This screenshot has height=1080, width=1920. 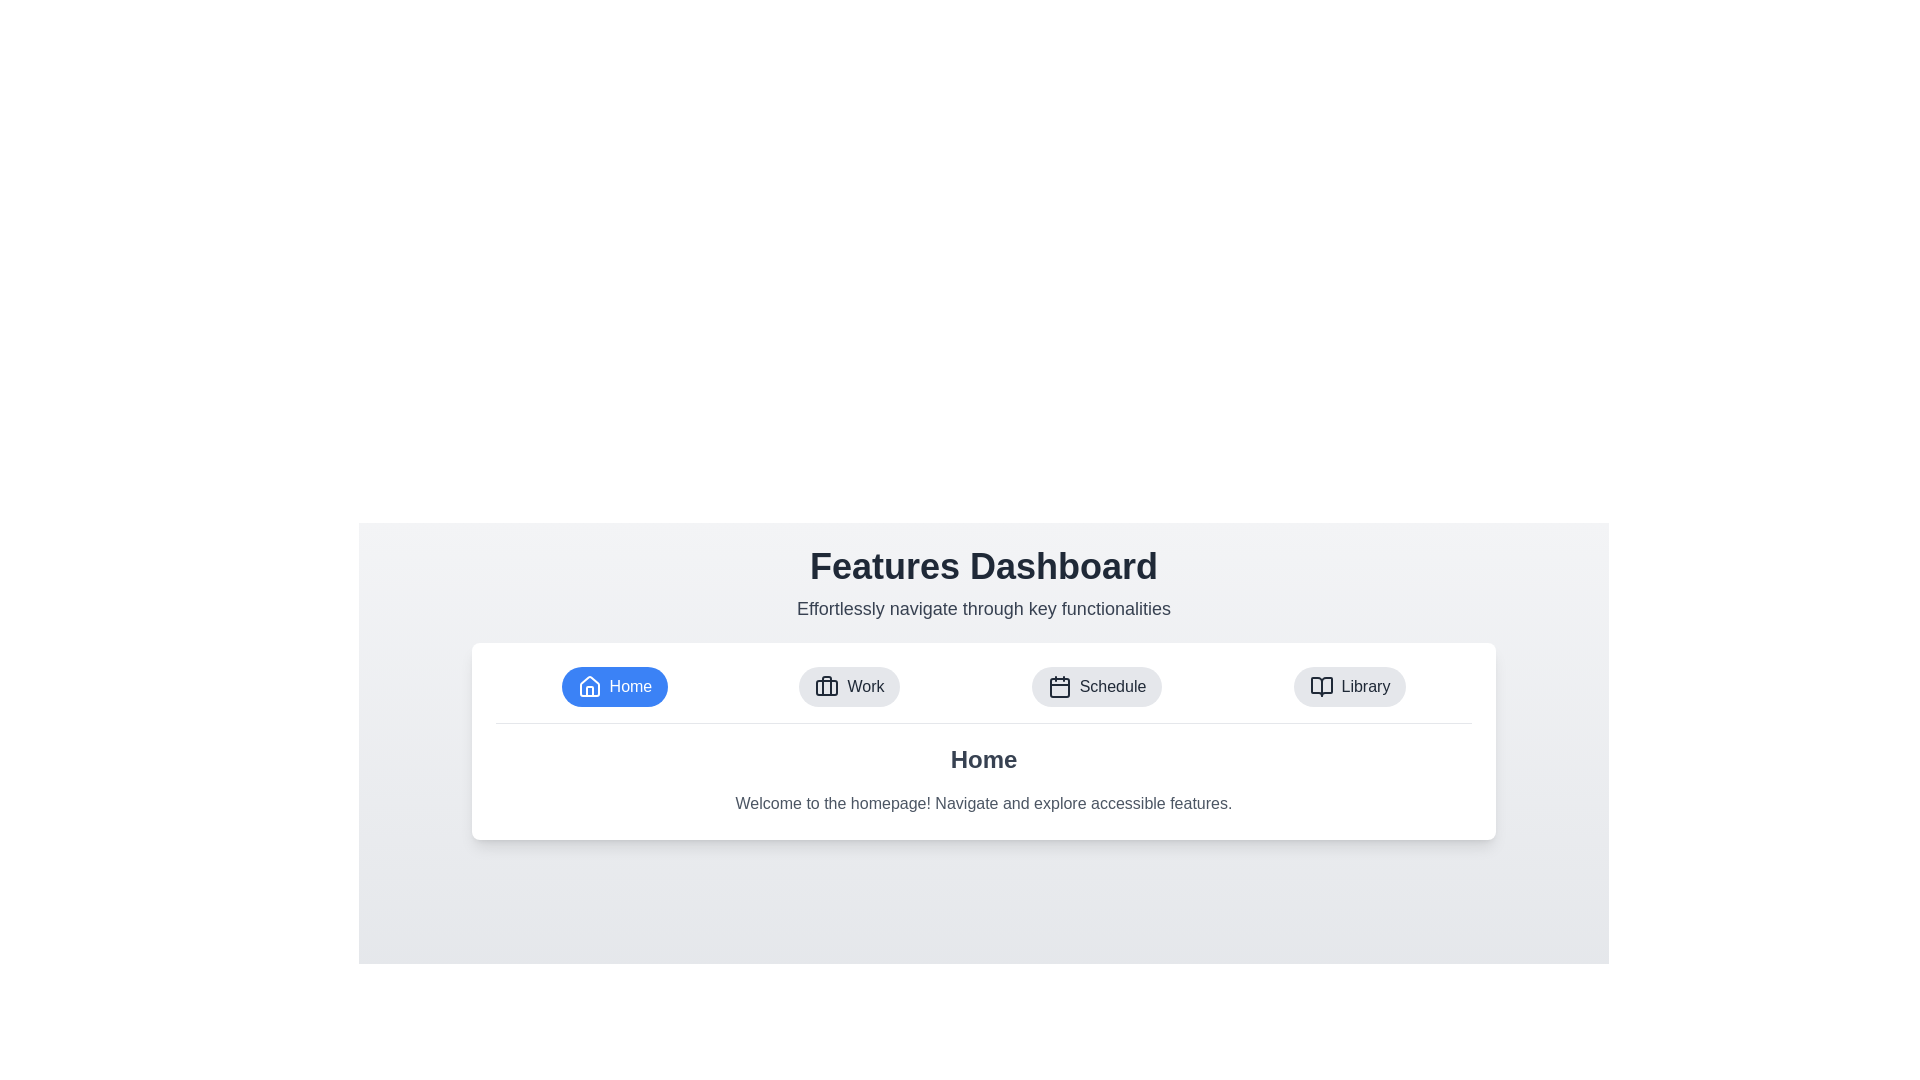 What do you see at coordinates (1095, 685) in the screenshot?
I see `the Schedule tab to observe its visual feedback` at bounding box center [1095, 685].